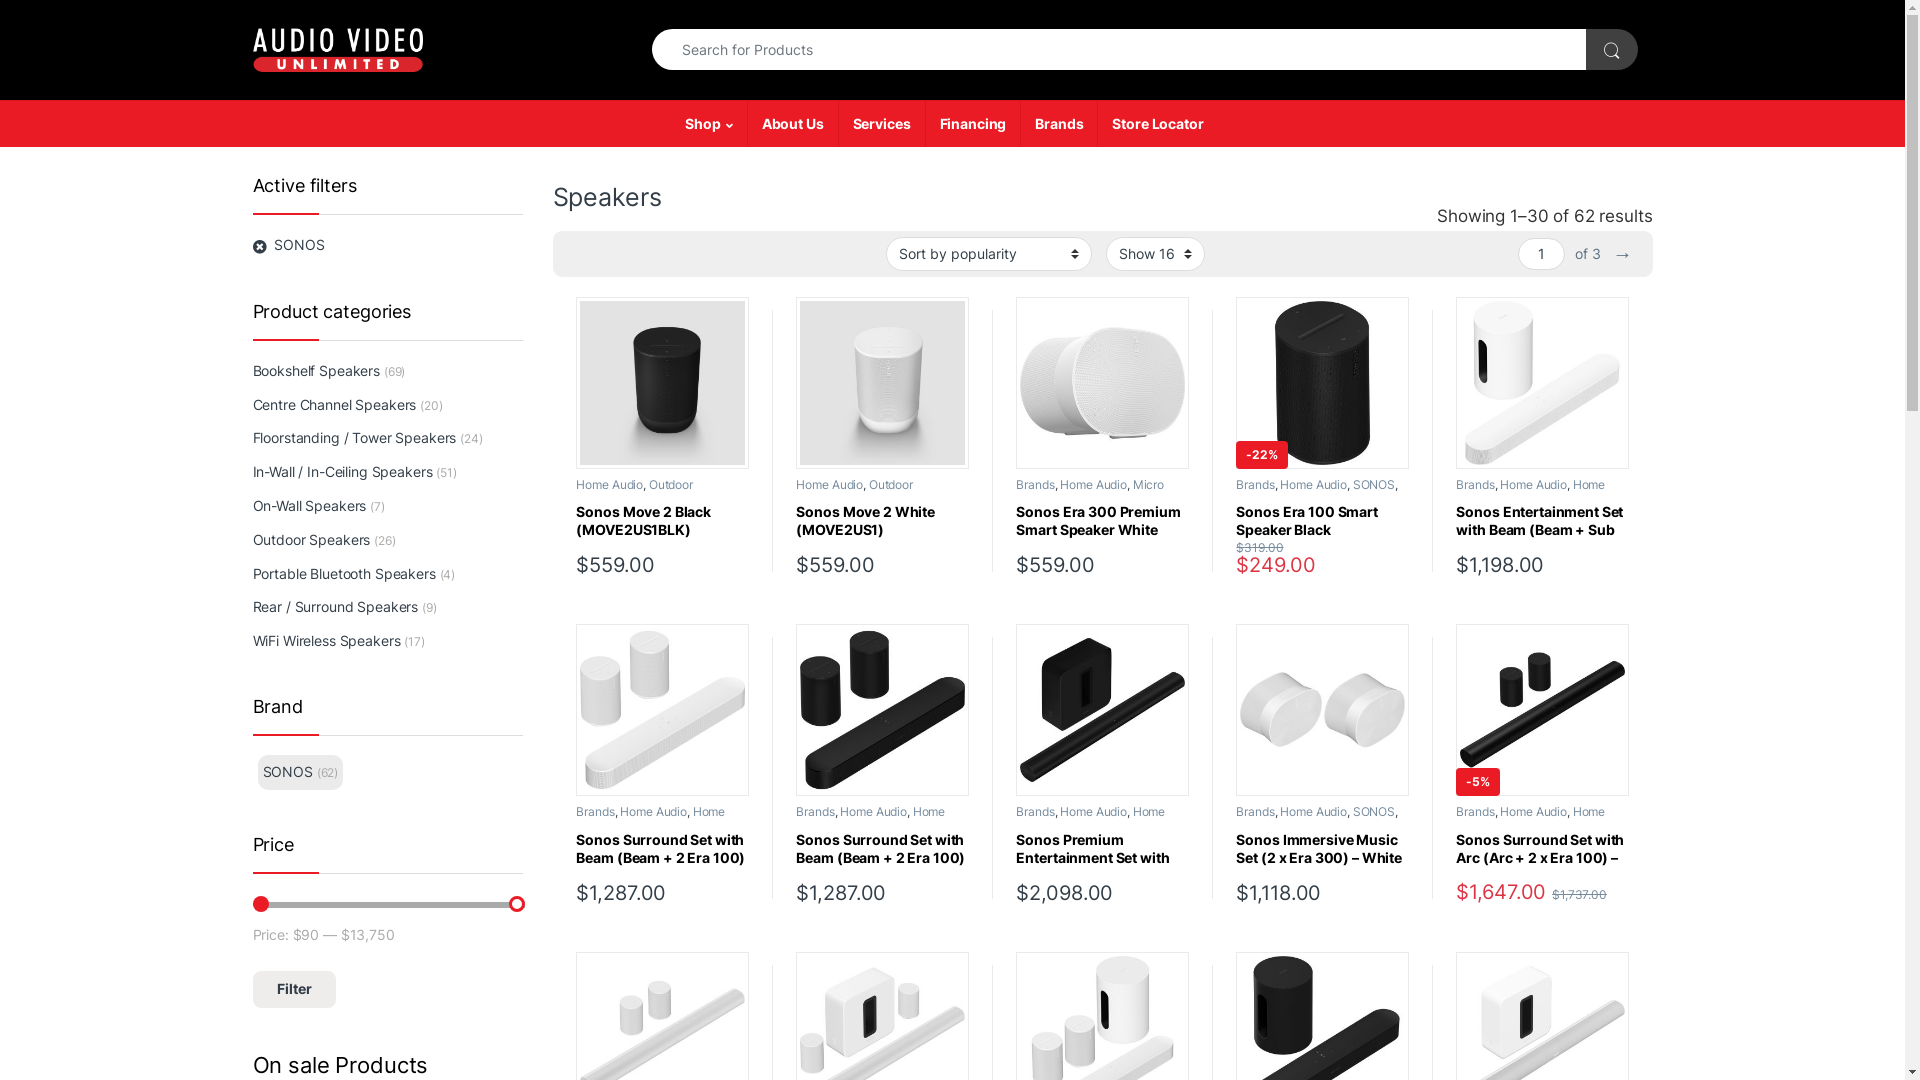 Image resolution: width=1920 pixels, height=1080 pixels. What do you see at coordinates (292, 987) in the screenshot?
I see `'Filter'` at bounding box center [292, 987].